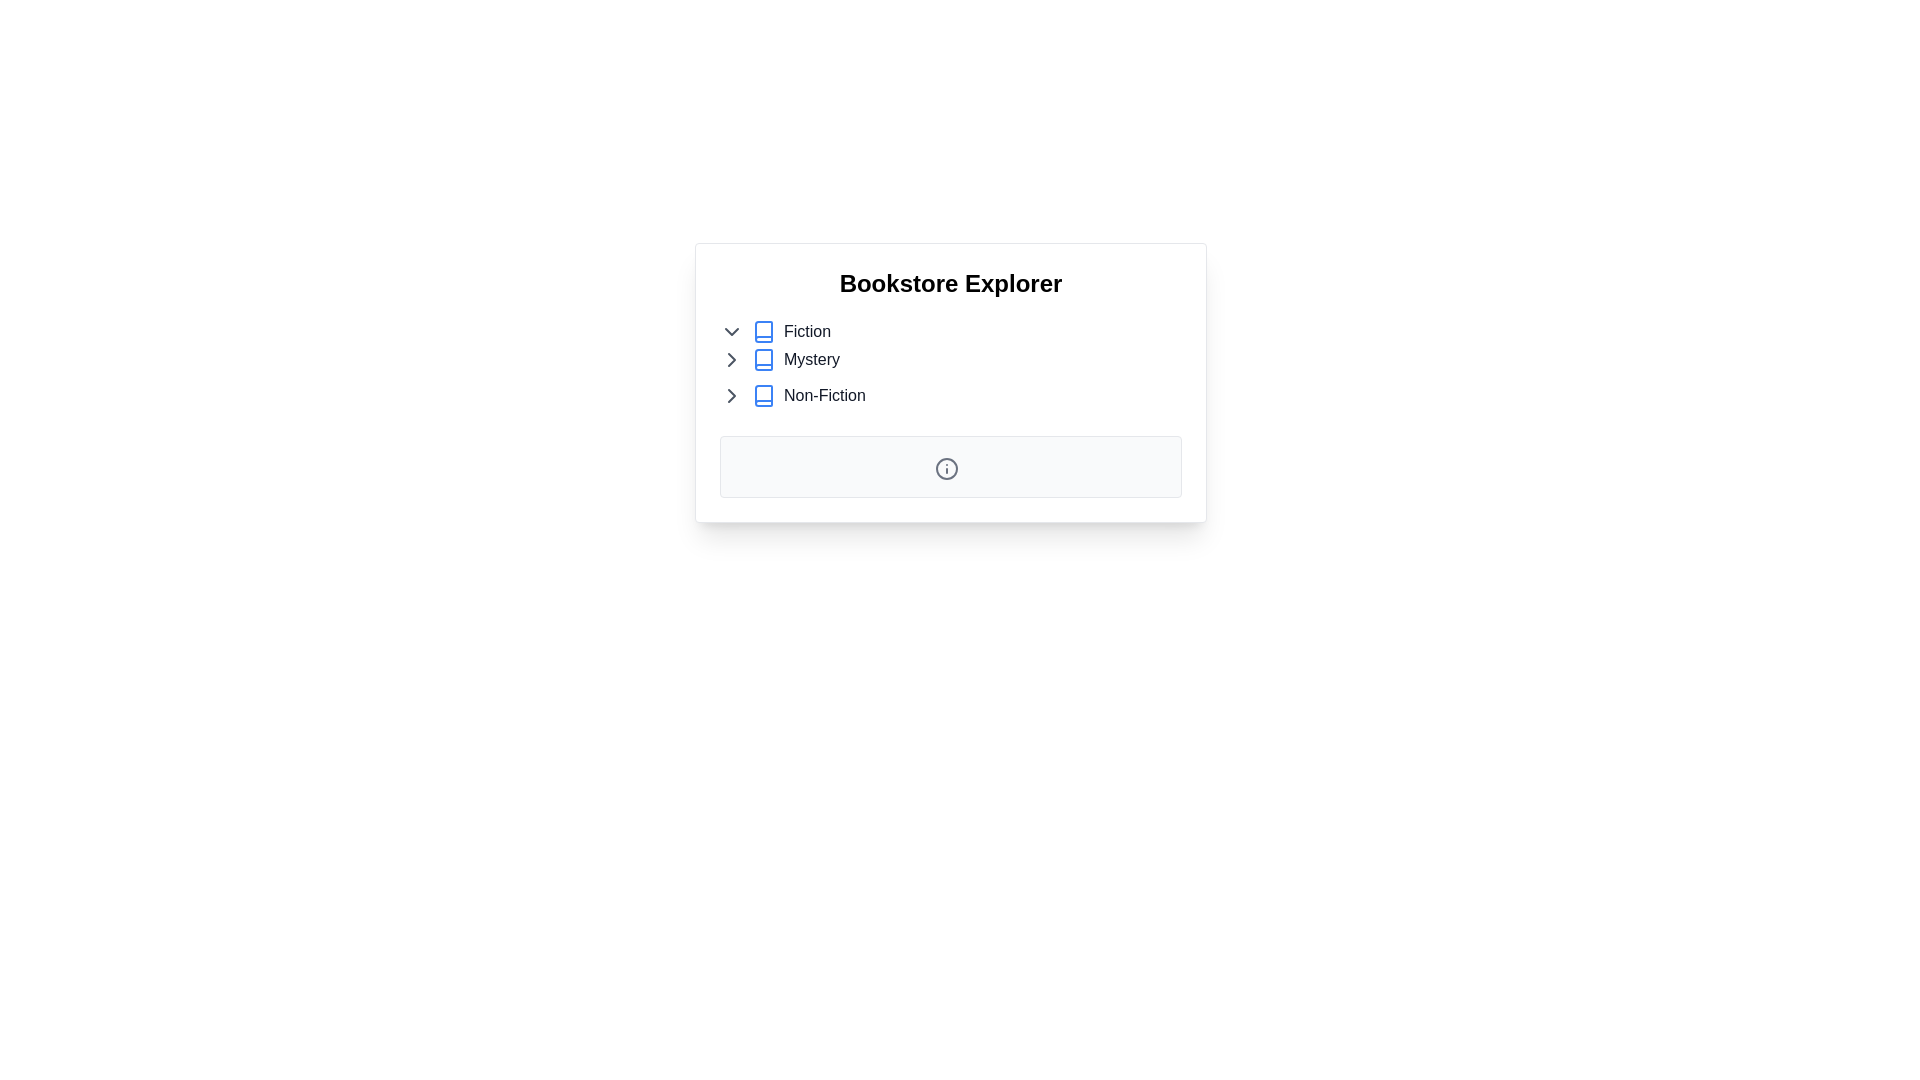 This screenshot has width=1920, height=1080. I want to click on the text label reading 'Fiction', which is styled in medium-weight dark gray font and is located next to a blue book icon, so click(807, 330).